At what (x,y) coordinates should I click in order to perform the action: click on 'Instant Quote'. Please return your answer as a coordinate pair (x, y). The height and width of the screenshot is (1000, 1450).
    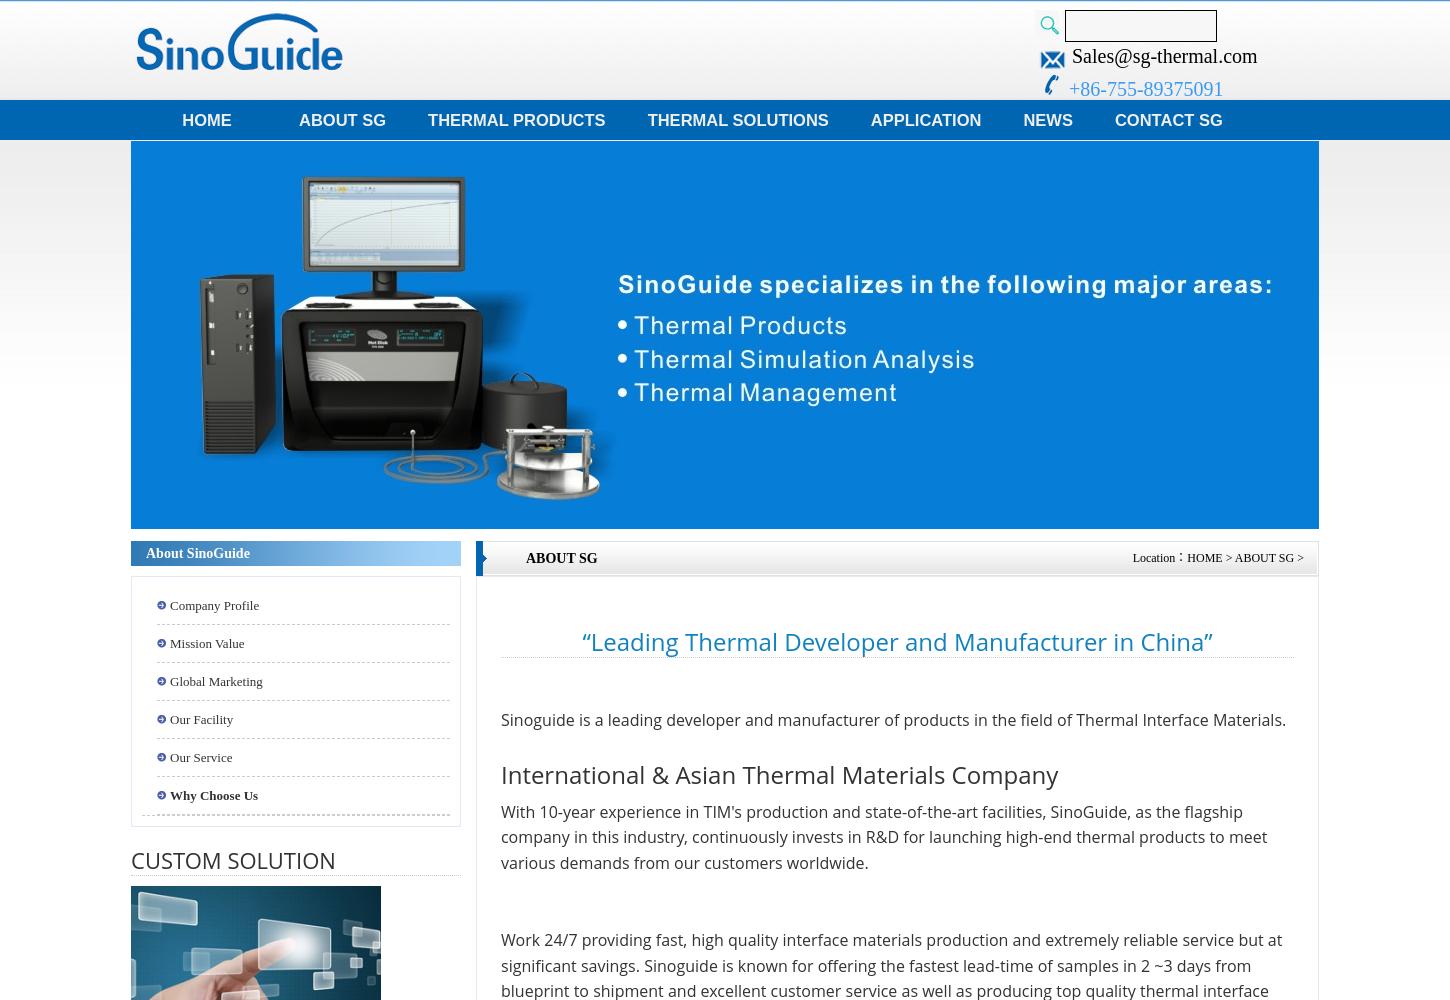
    Looking at the image, I should click on (62, 23).